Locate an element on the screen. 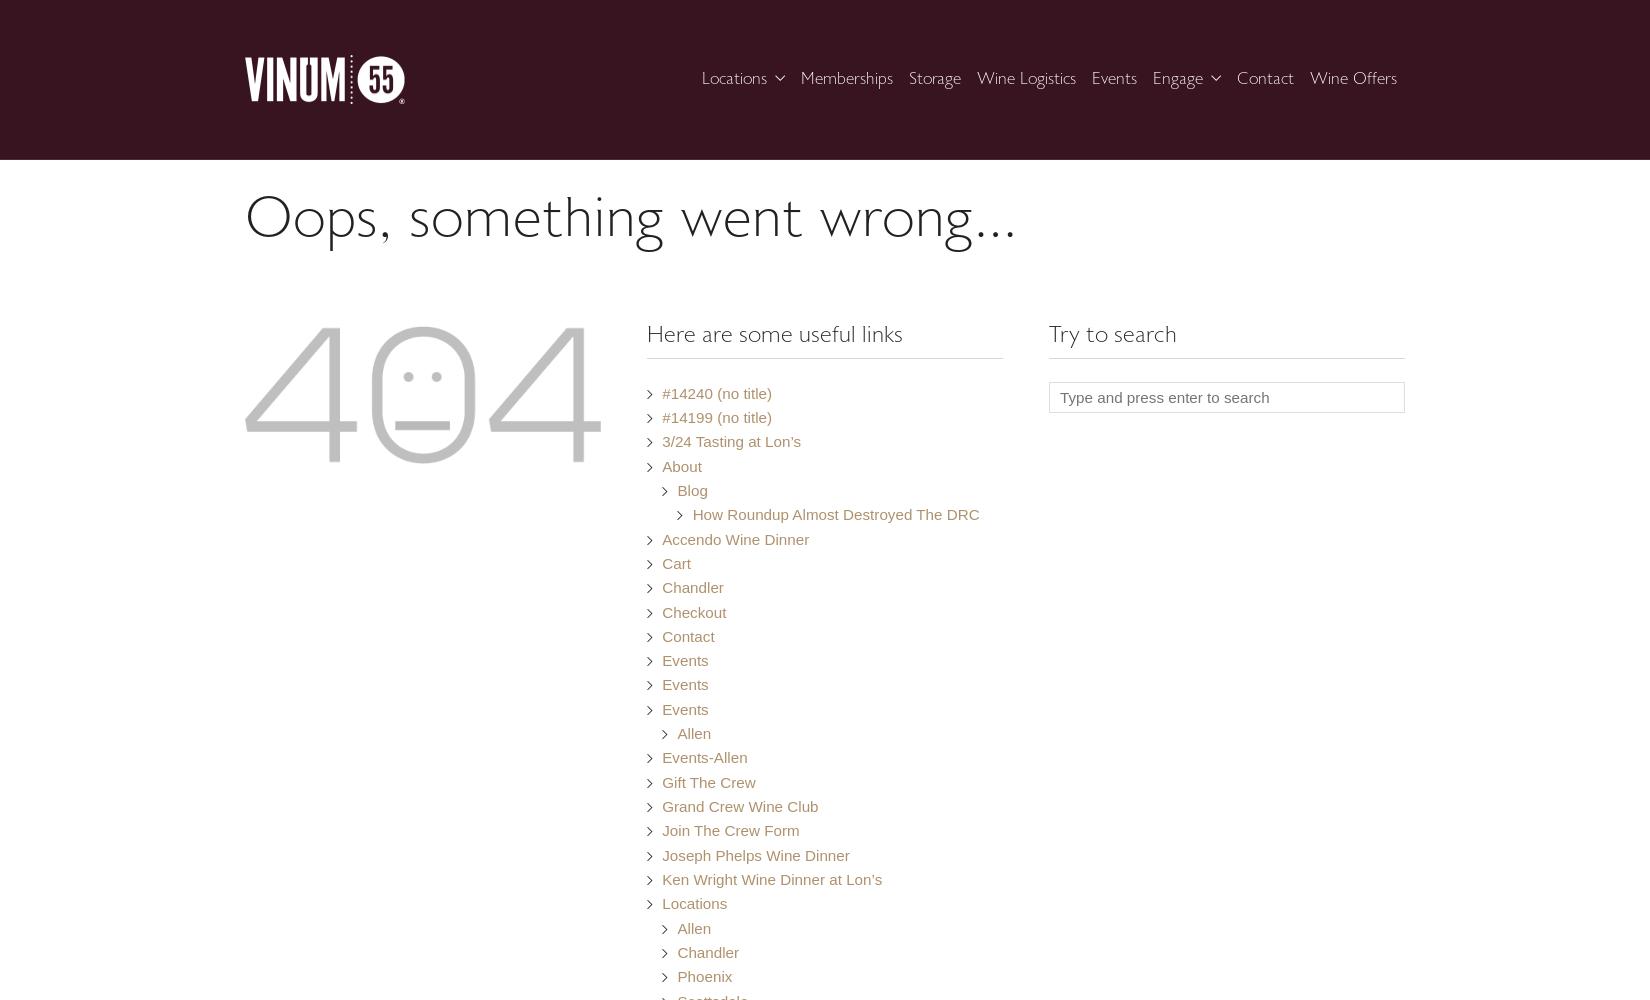 This screenshot has width=1650, height=1000. '#14199 (no title)' is located at coordinates (715, 417).